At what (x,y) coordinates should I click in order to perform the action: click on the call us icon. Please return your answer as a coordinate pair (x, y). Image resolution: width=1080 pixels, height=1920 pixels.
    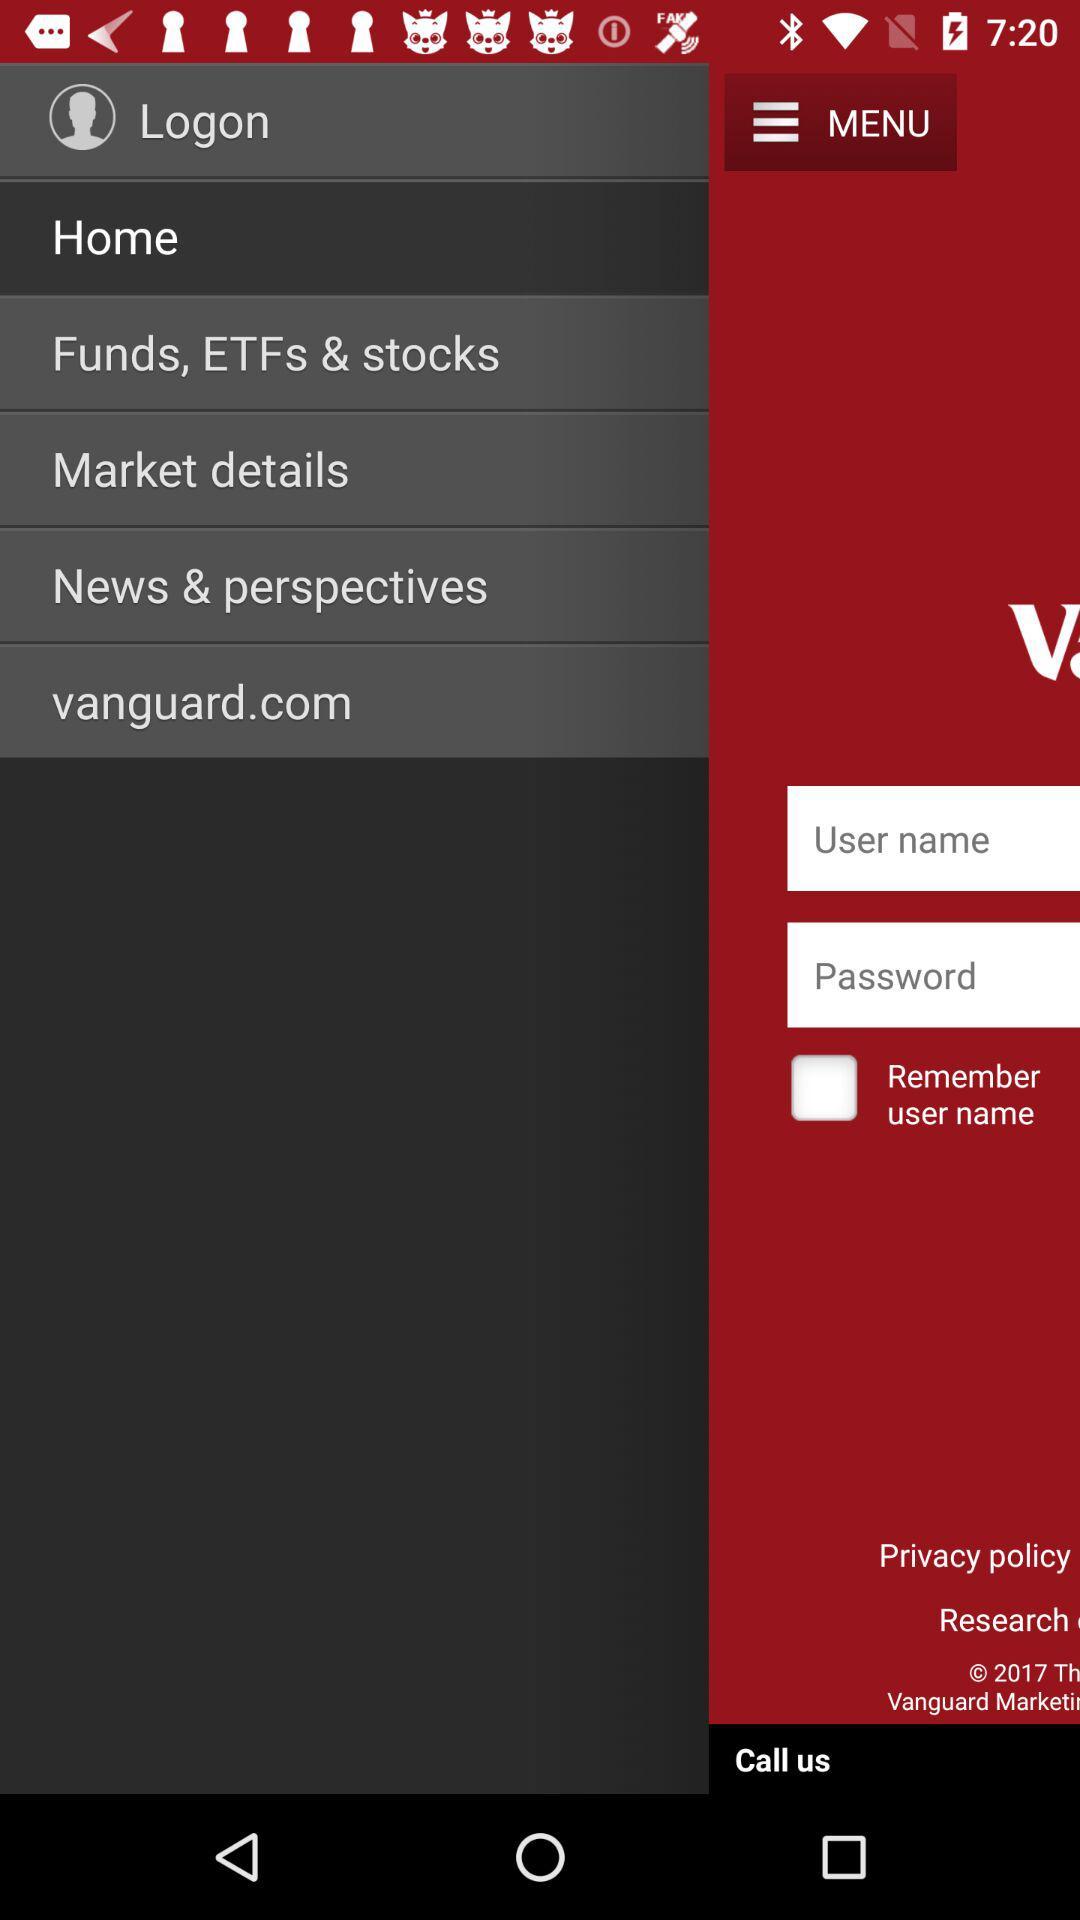
    Looking at the image, I should click on (782, 1758).